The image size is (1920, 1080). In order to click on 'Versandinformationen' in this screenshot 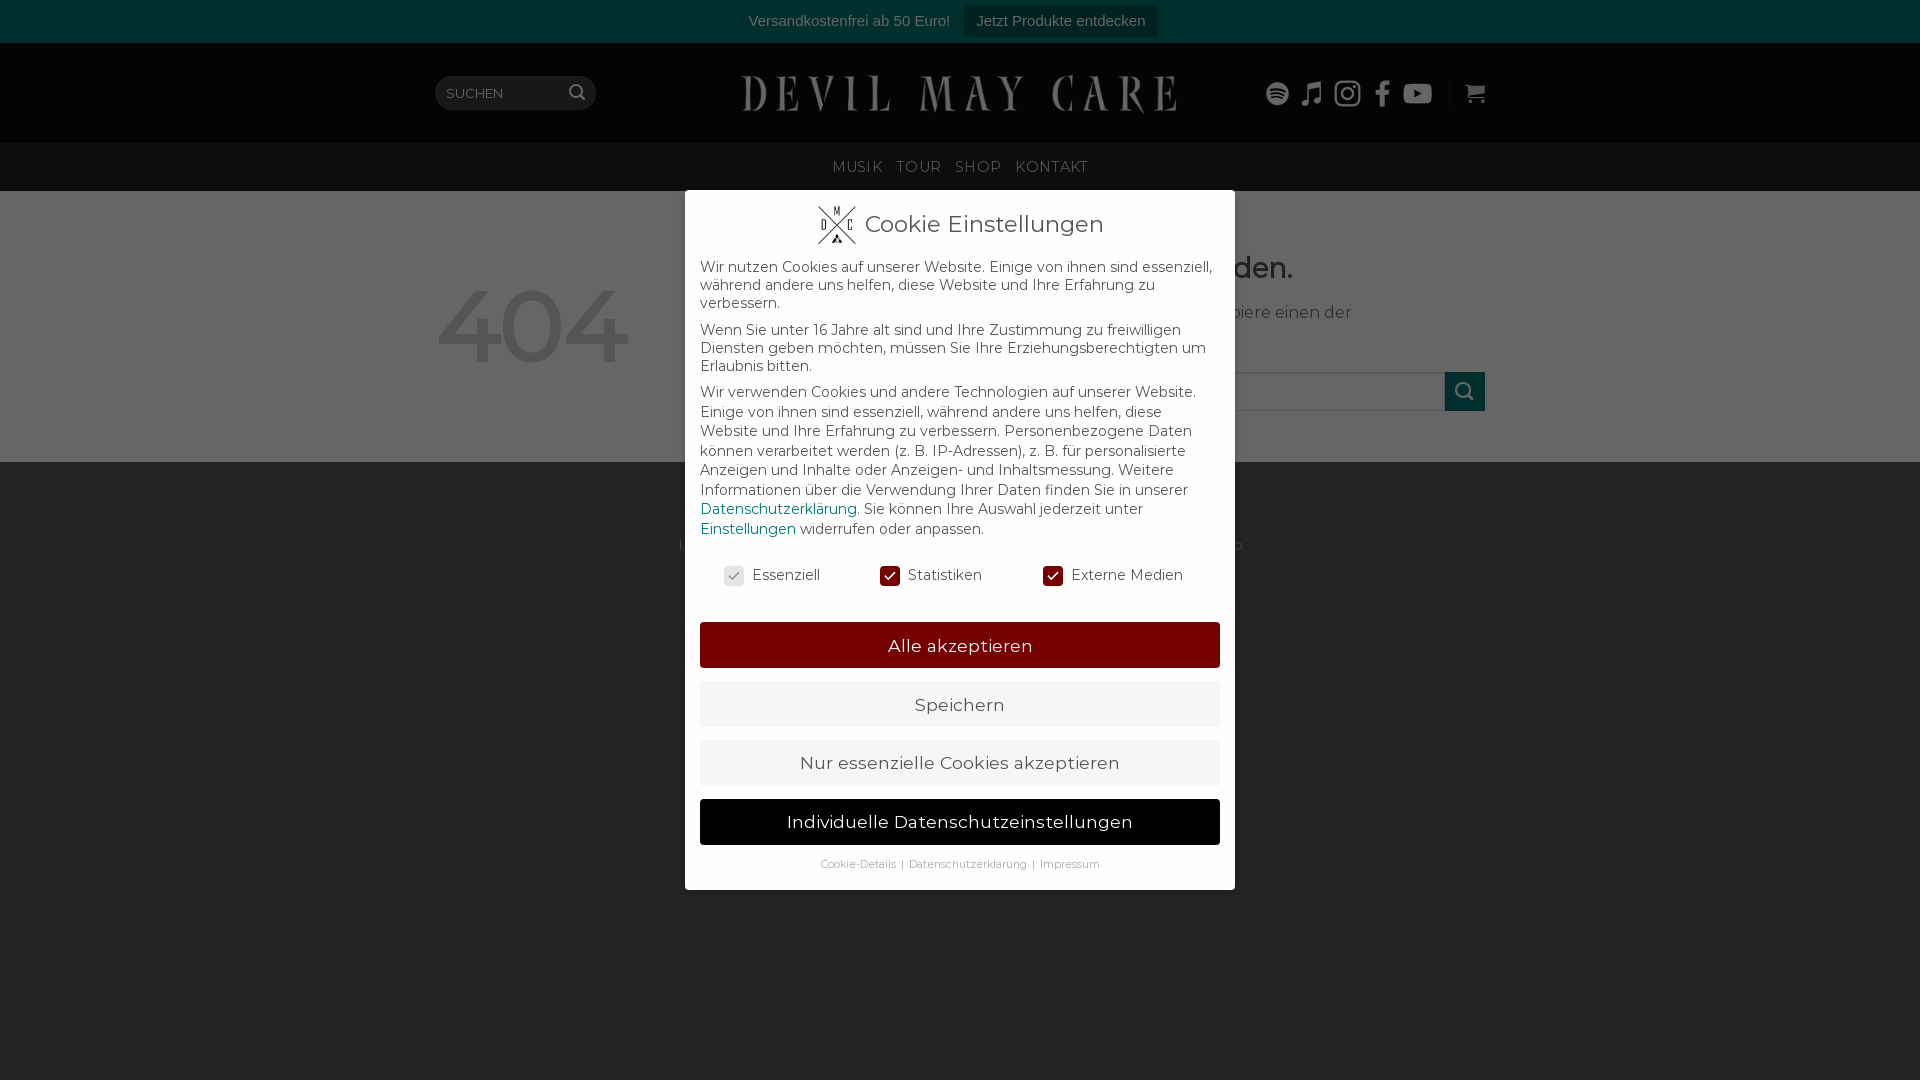, I will do `click(1036, 544)`.